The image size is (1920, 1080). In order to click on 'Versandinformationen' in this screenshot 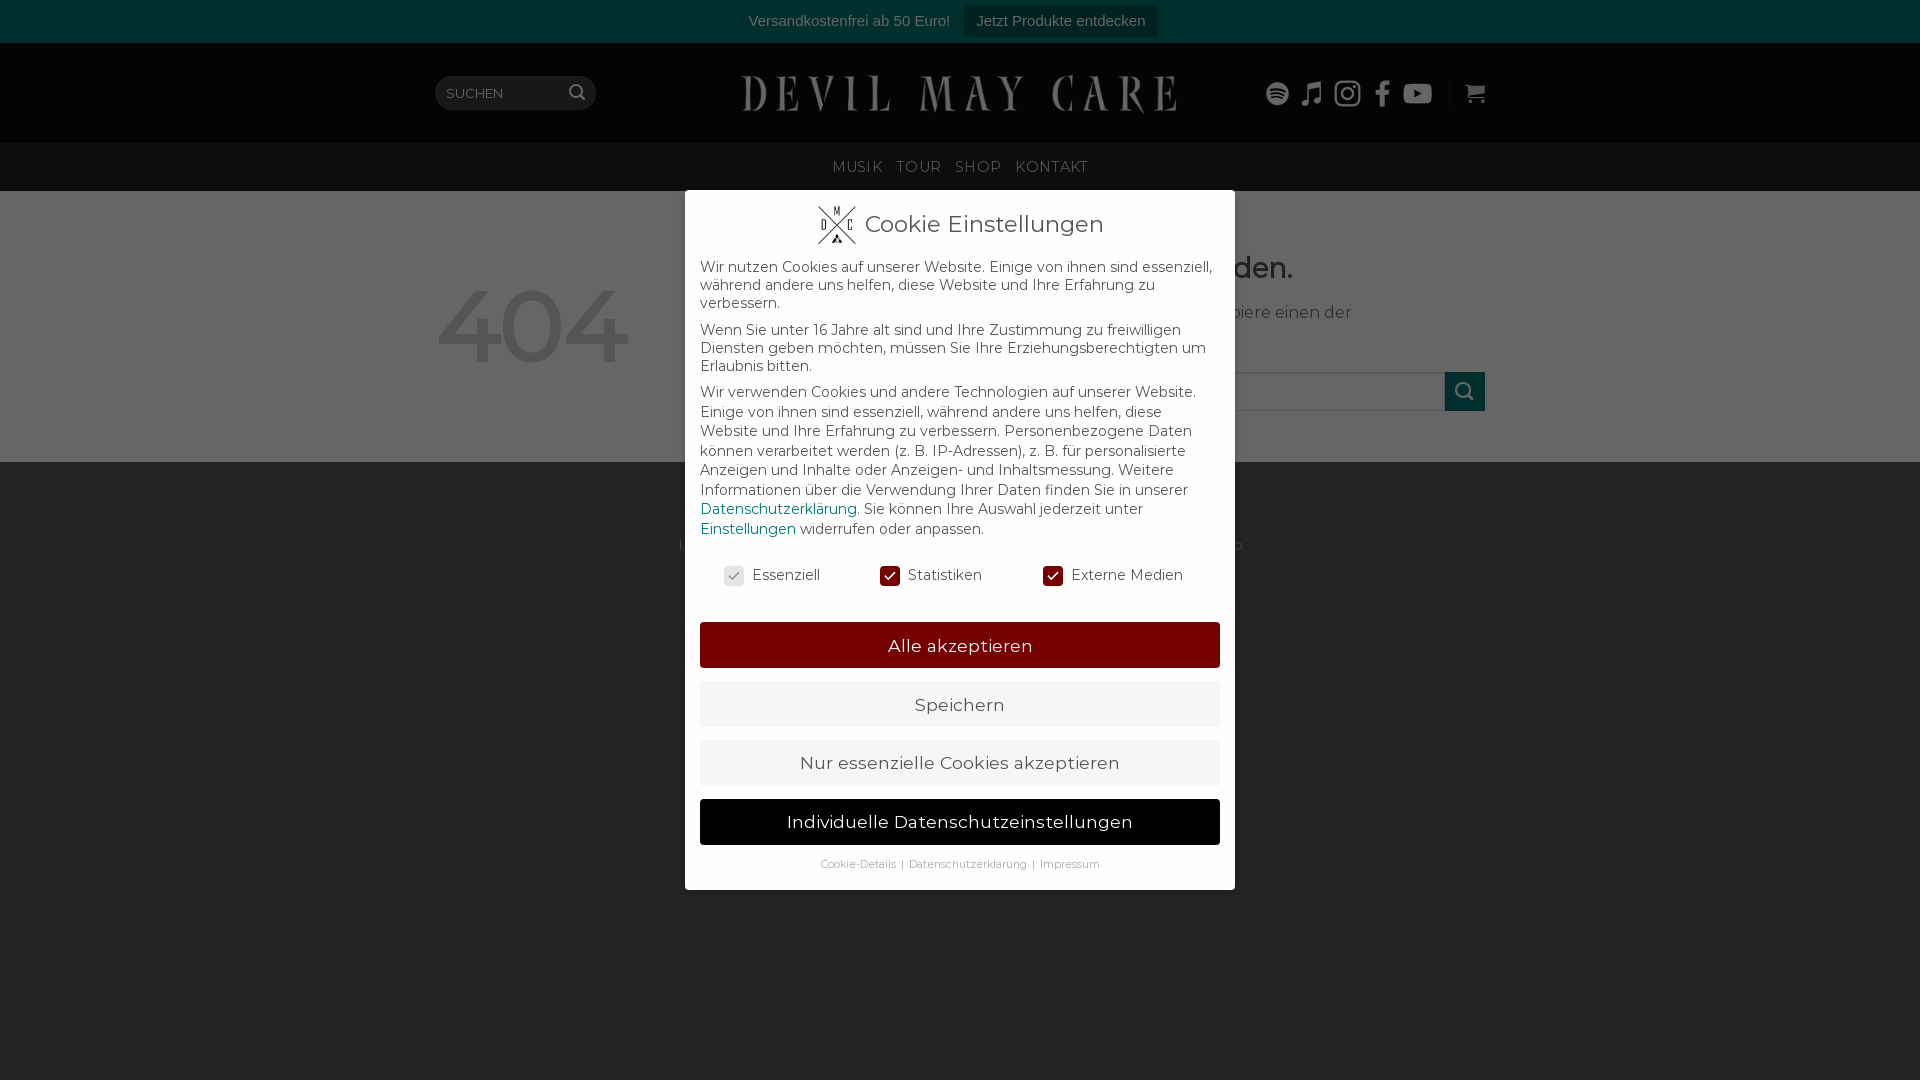, I will do `click(1036, 544)`.